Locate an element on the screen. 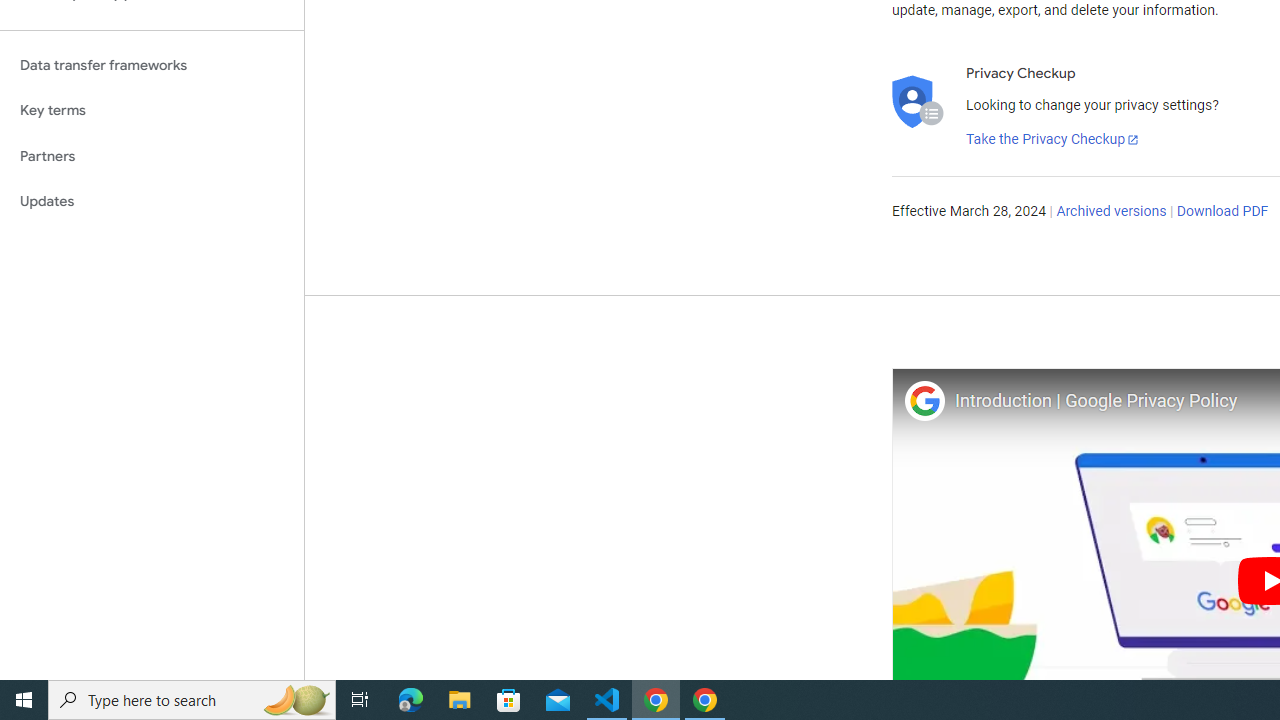 The height and width of the screenshot is (720, 1280). 'Data transfer frameworks' is located at coordinates (151, 64).